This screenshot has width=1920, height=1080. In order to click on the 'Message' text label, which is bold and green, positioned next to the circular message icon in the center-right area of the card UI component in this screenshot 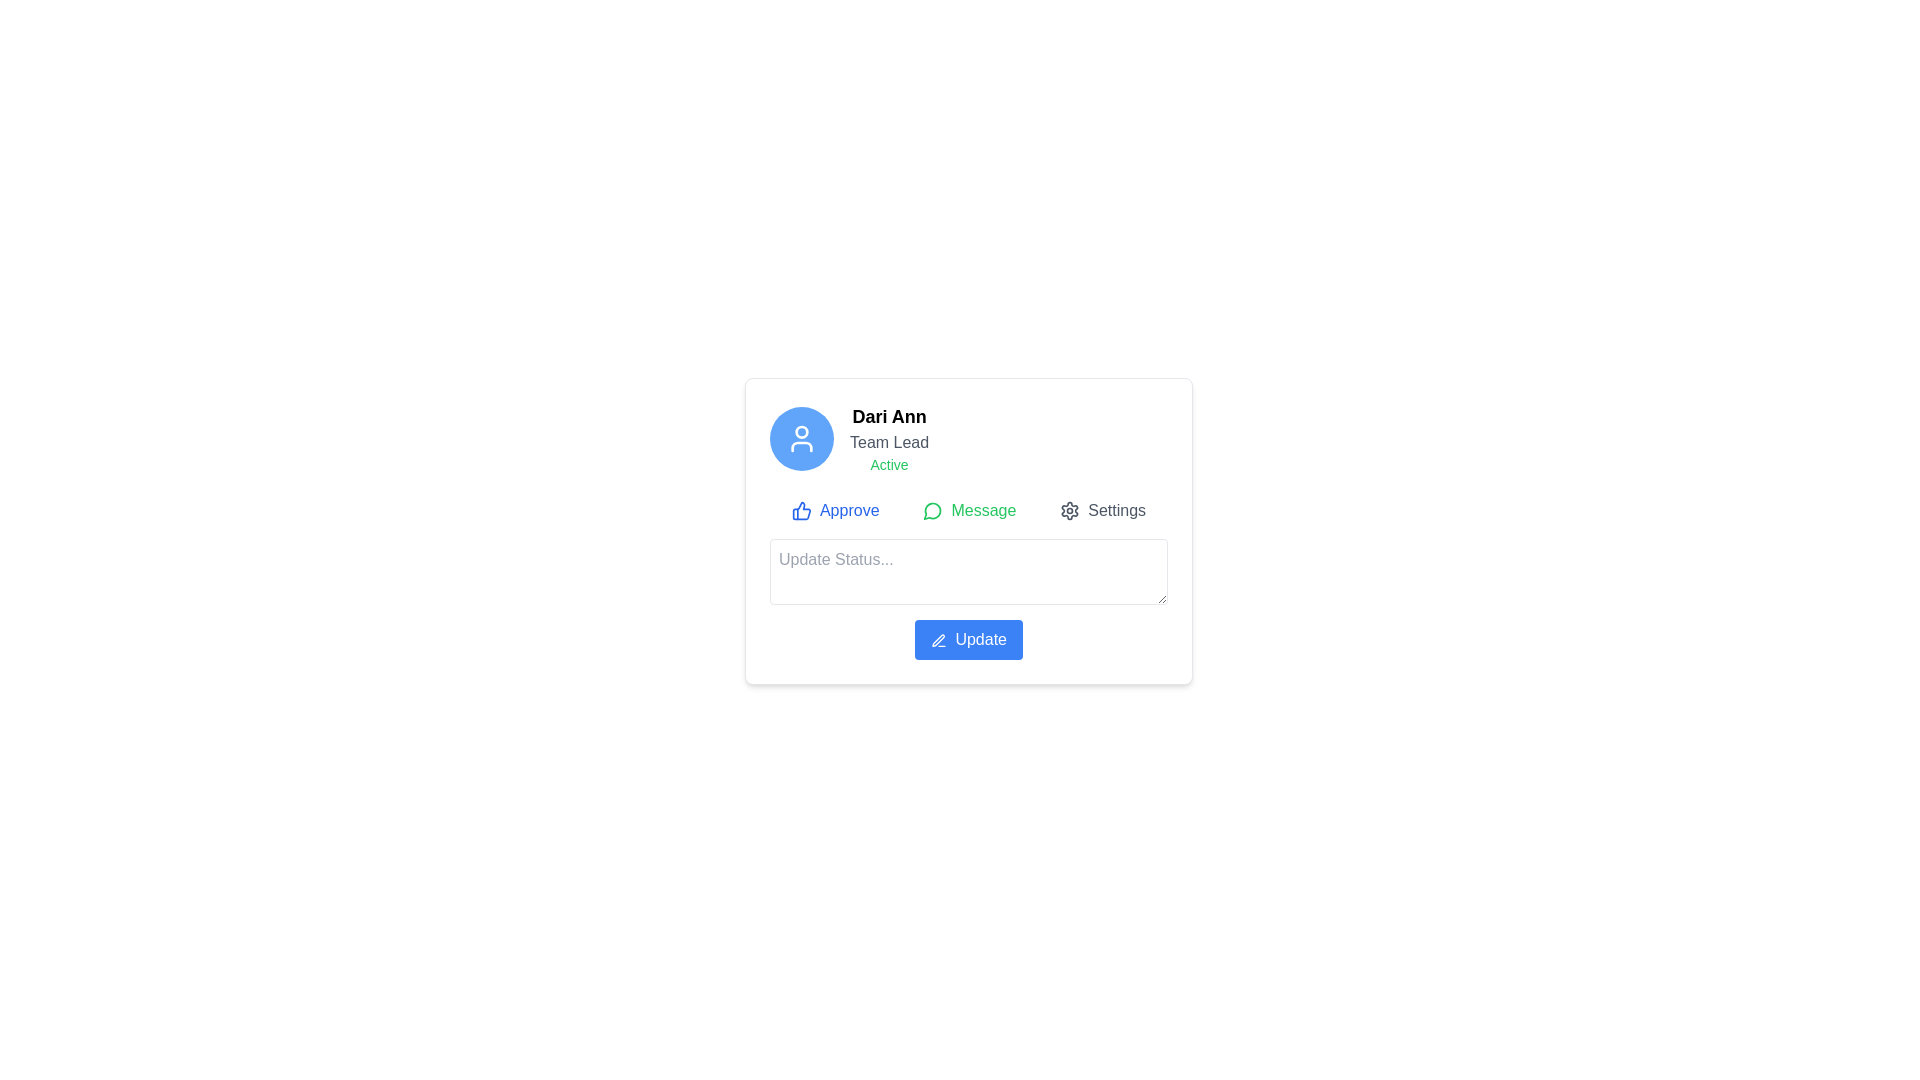, I will do `click(983, 509)`.